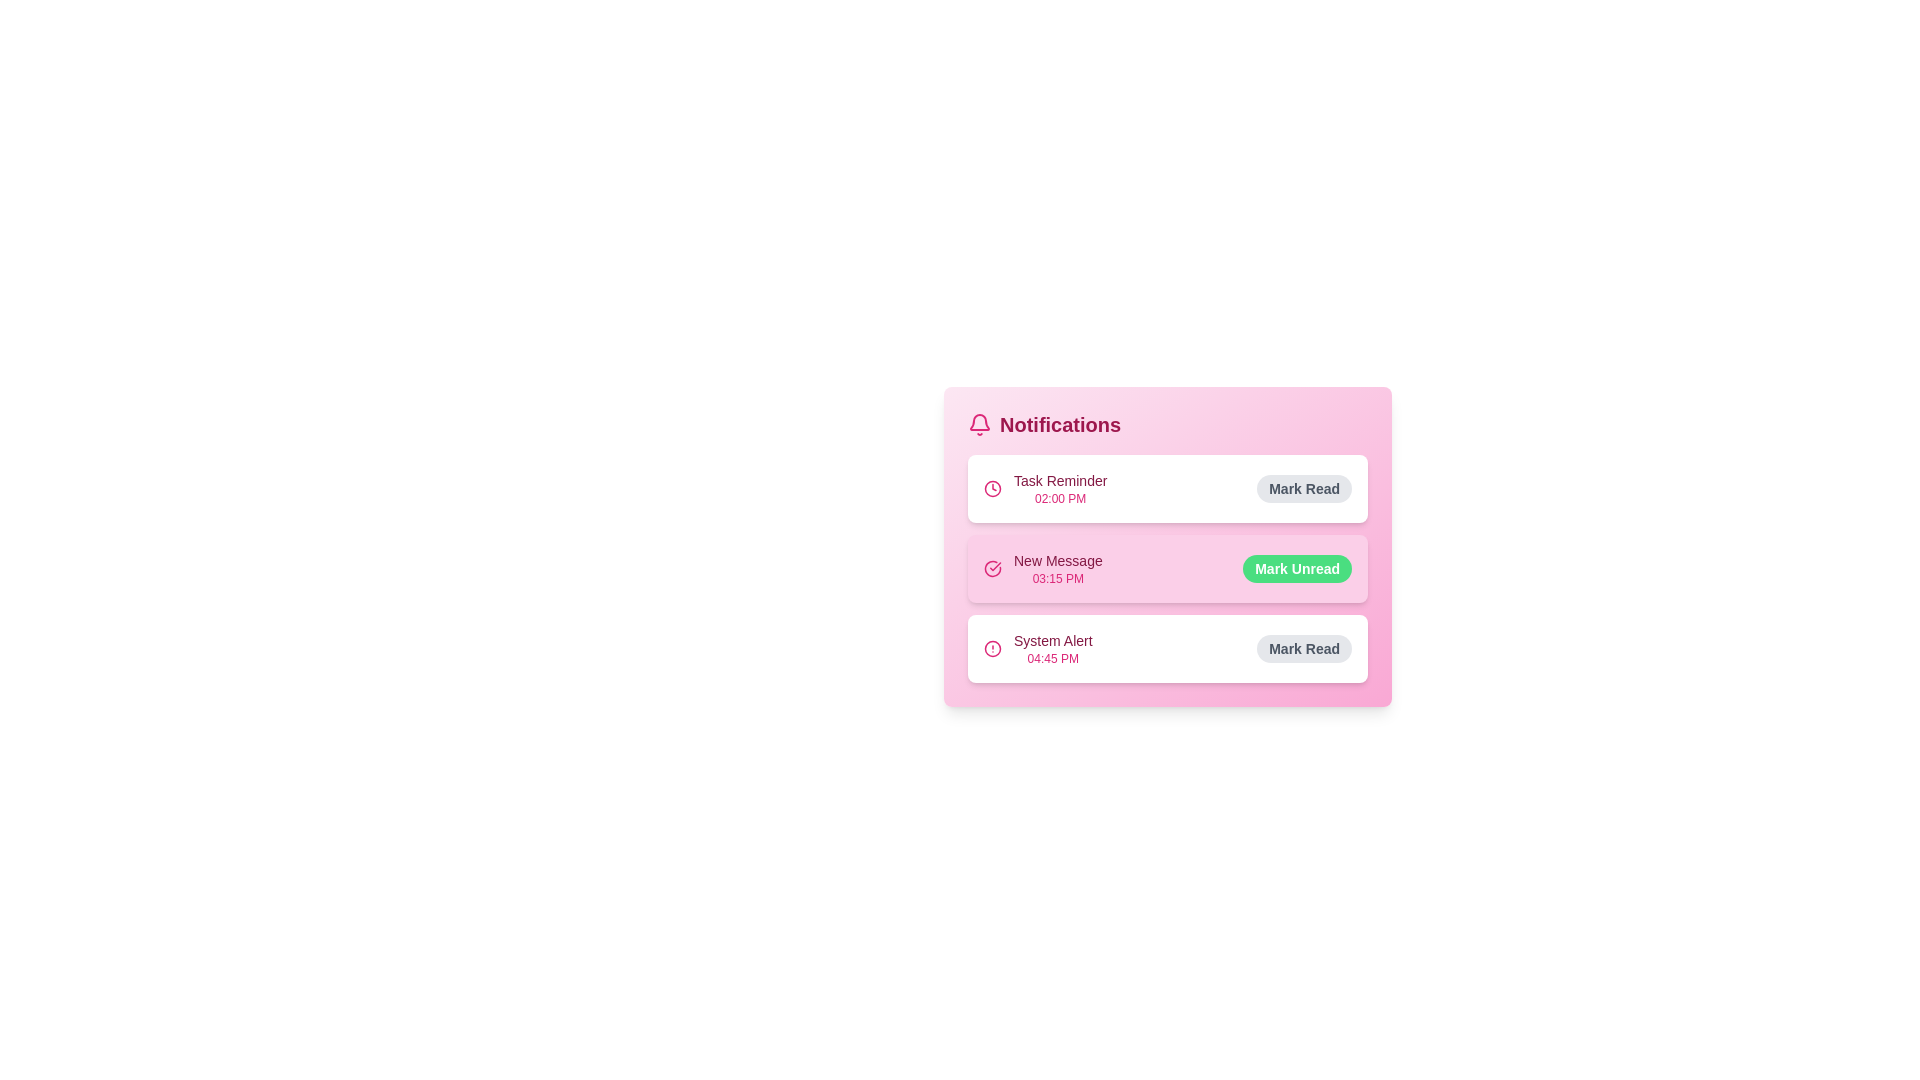 The width and height of the screenshot is (1920, 1080). What do you see at coordinates (993, 648) in the screenshot?
I see `the icon representing the notification type System Alert` at bounding box center [993, 648].